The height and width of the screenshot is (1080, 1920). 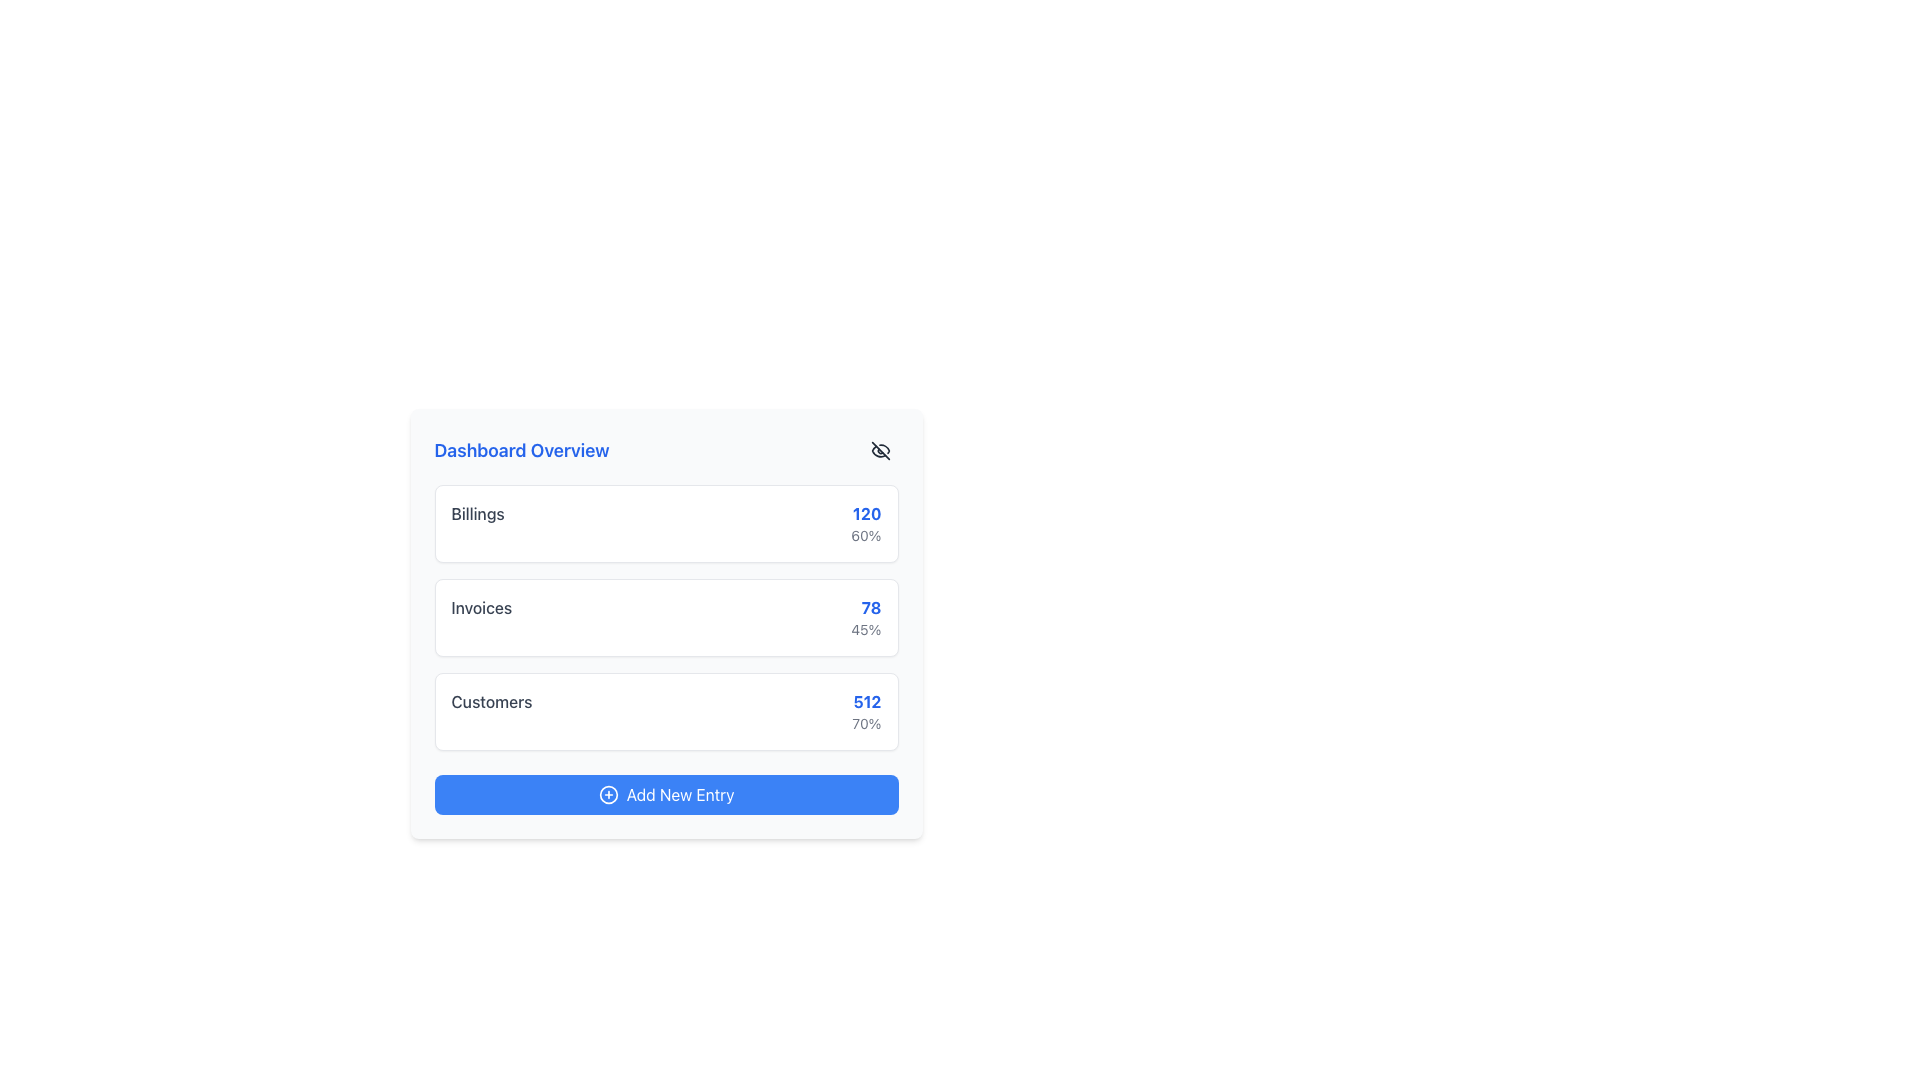 I want to click on the eye icon with a slash across it located at the top-right corner of the Dashboard Overview section, so click(x=880, y=451).